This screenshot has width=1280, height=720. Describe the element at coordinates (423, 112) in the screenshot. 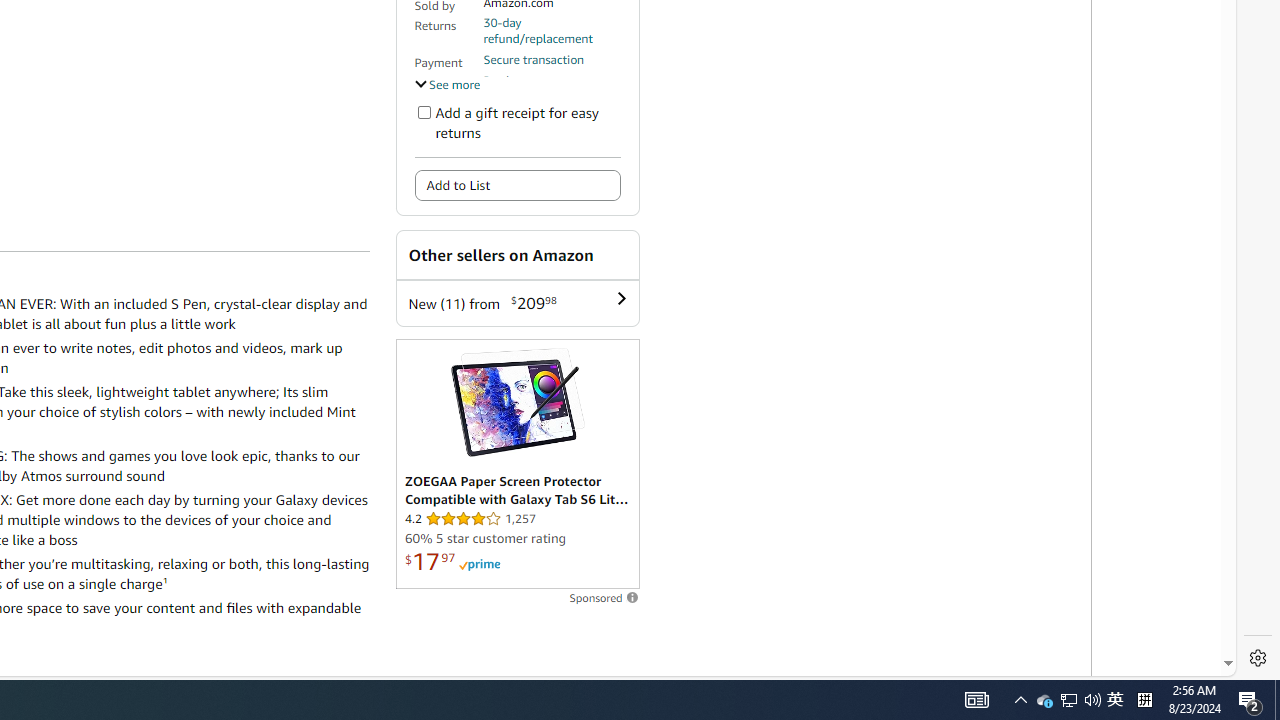

I see `'Add a gift receipt for easy returns'` at that location.